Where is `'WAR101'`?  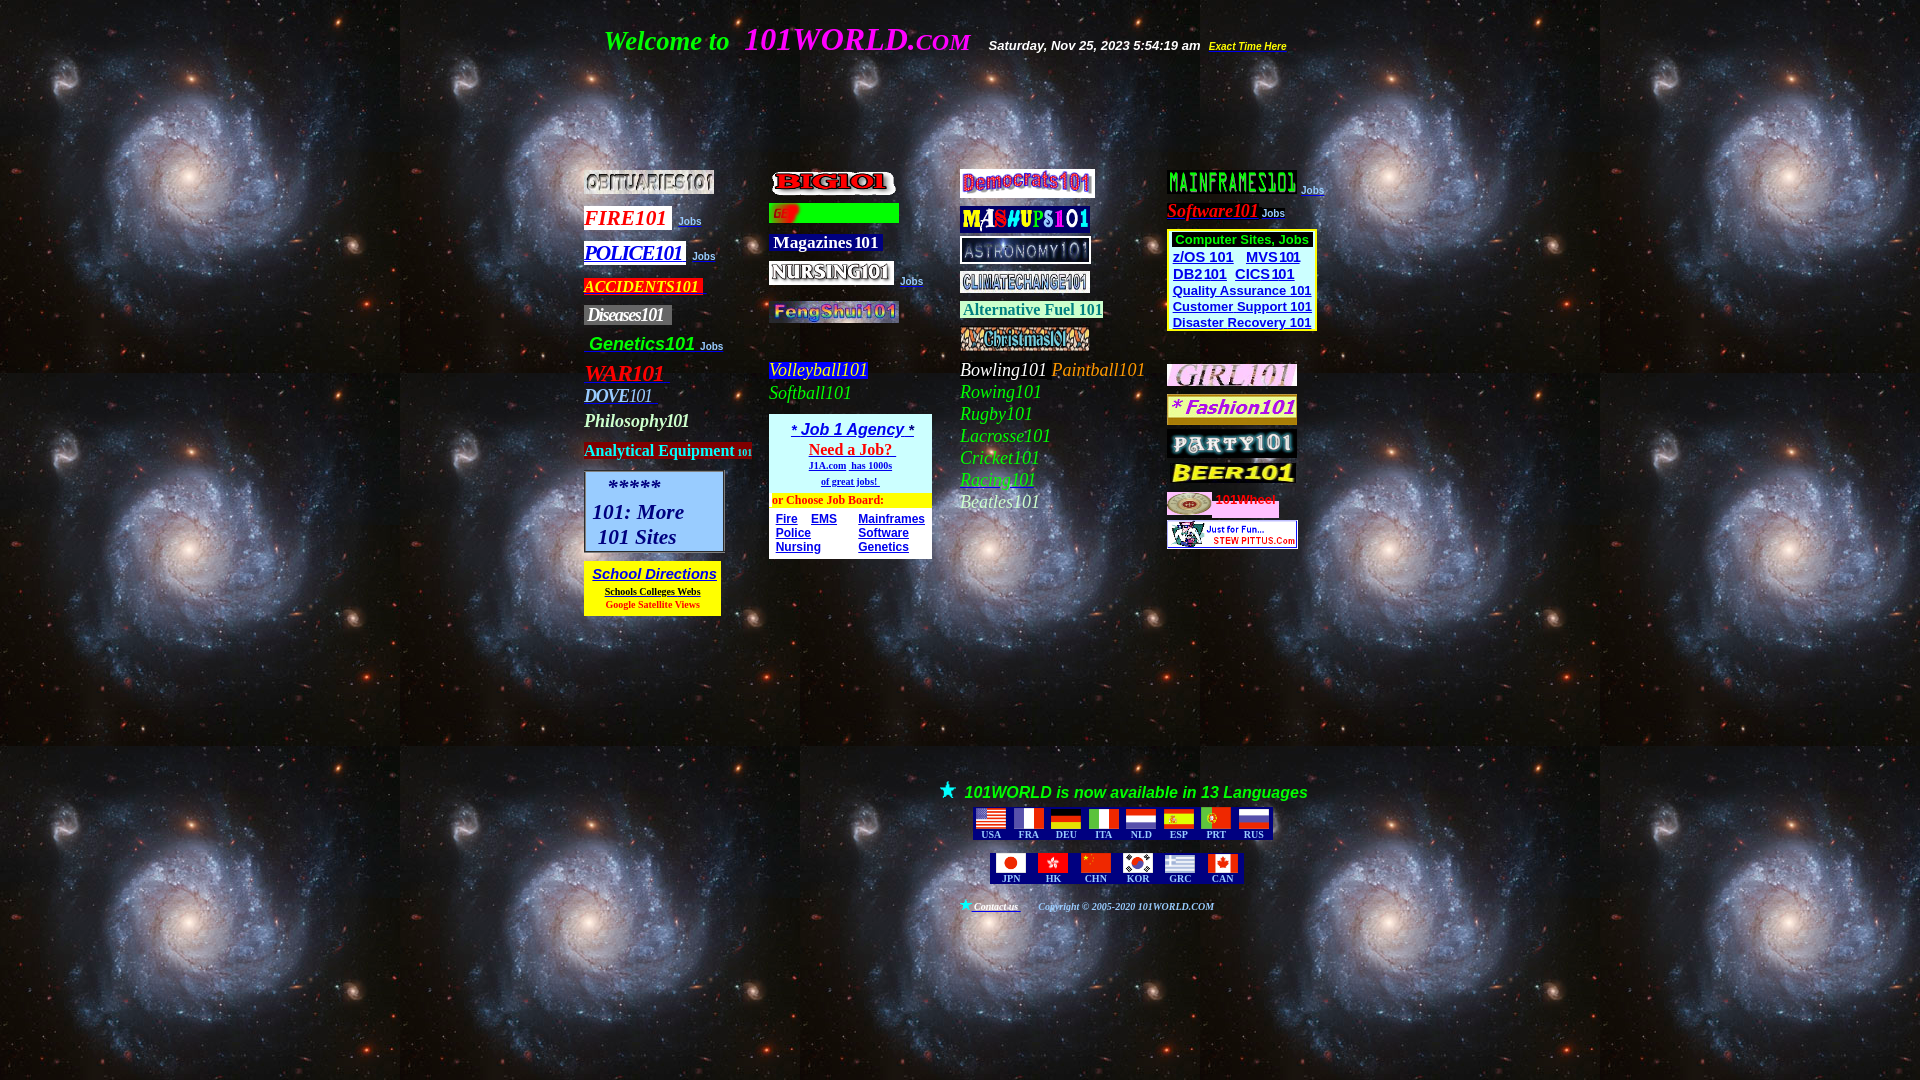 'WAR101' is located at coordinates (623, 375).